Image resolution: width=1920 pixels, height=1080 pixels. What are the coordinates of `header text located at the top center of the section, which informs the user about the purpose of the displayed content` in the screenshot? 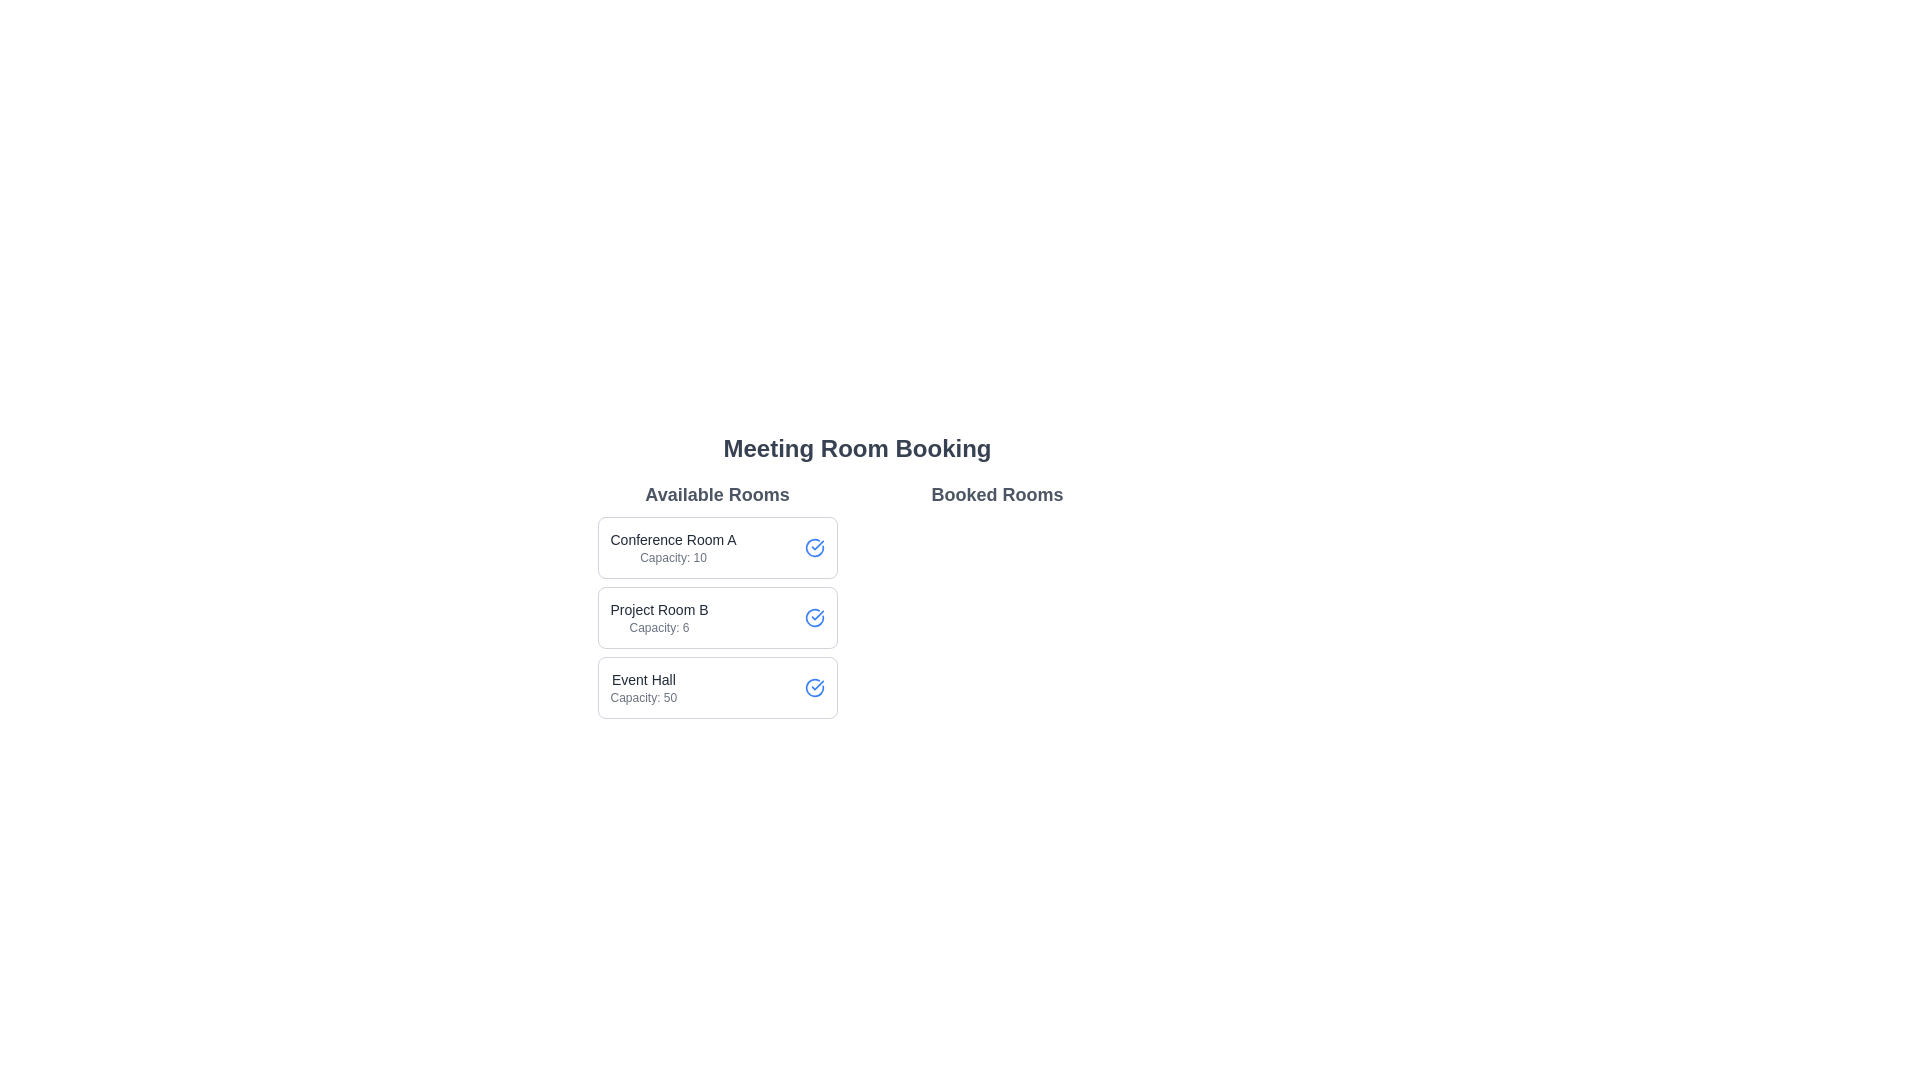 It's located at (857, 447).